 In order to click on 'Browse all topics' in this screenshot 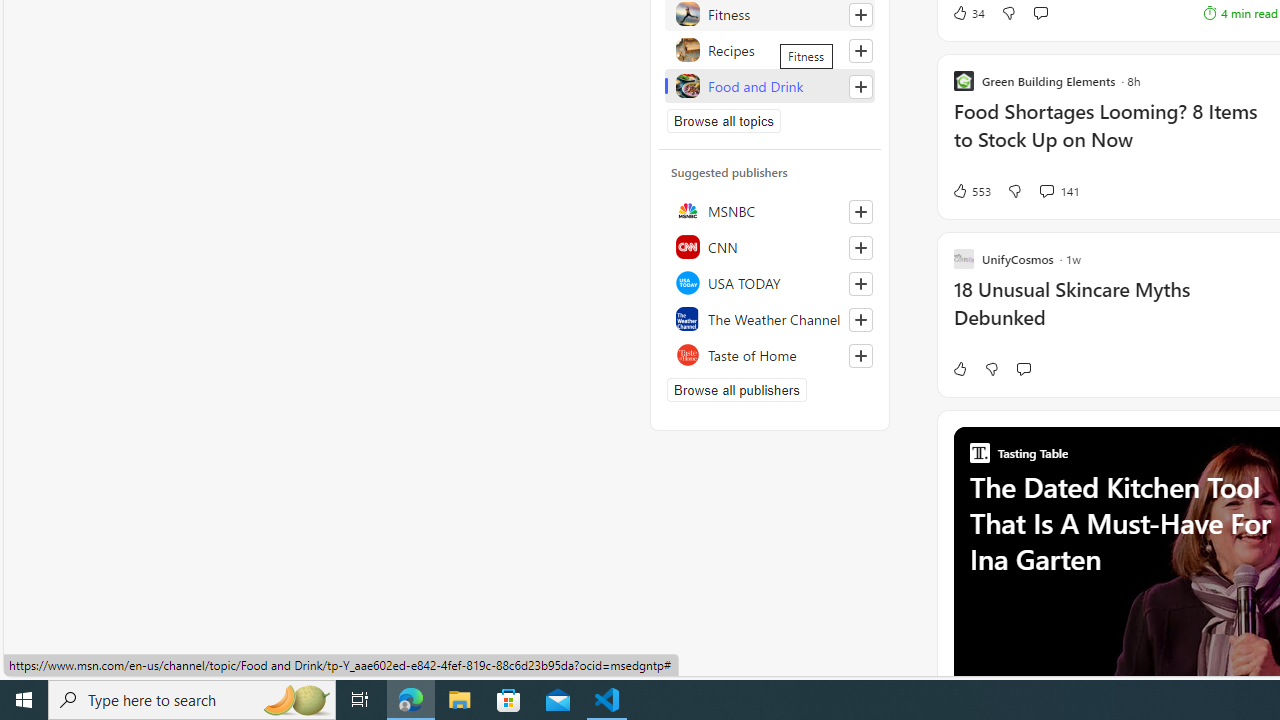, I will do `click(723, 120)`.